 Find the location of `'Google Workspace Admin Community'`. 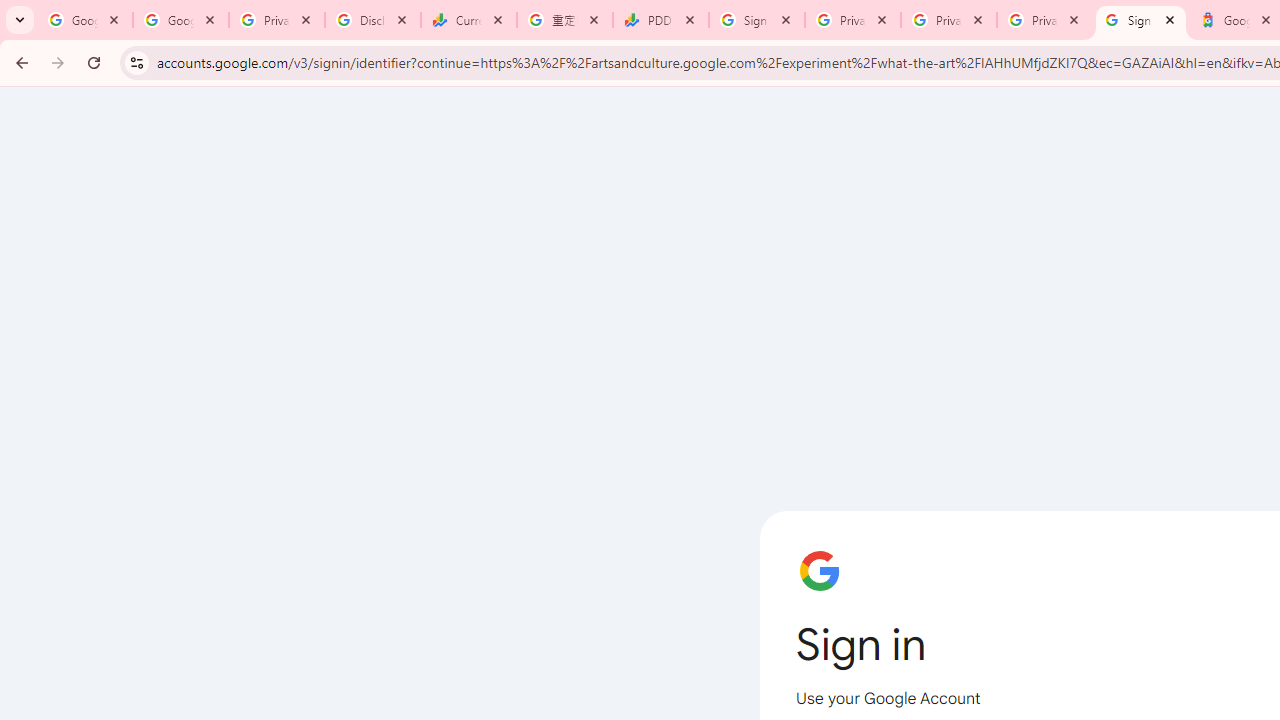

'Google Workspace Admin Community' is located at coordinates (84, 20).